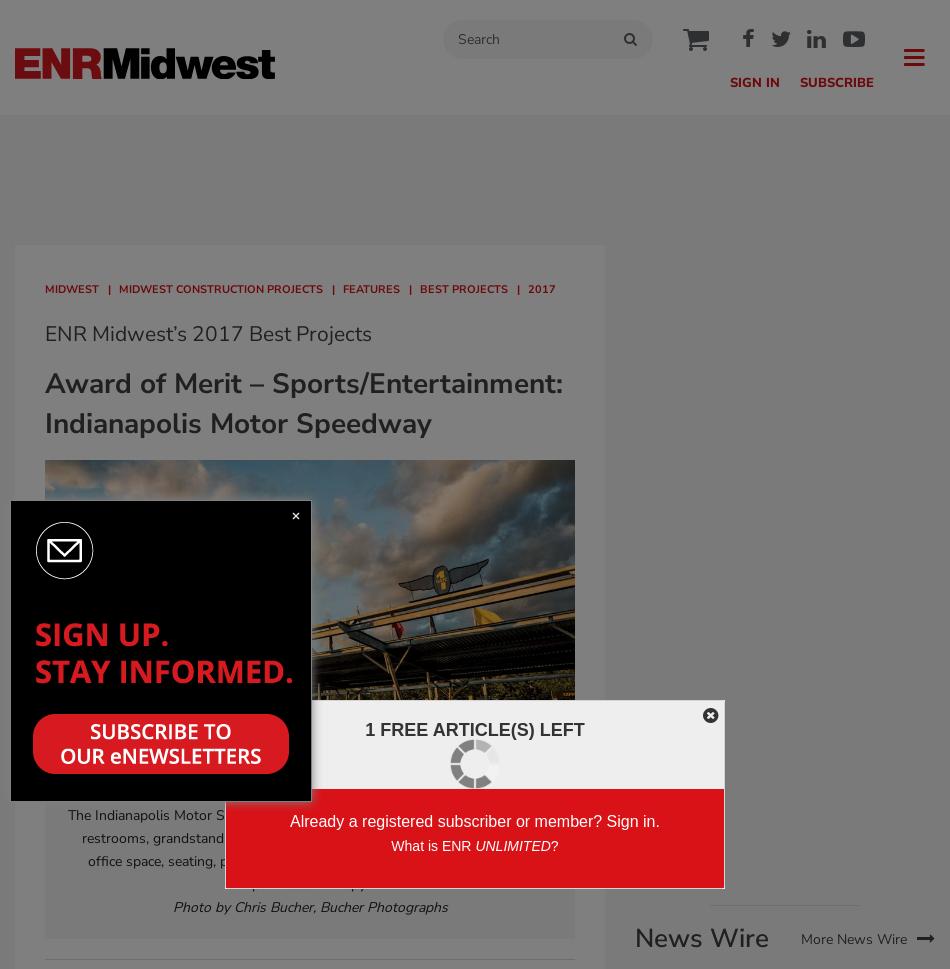  I want to click on 'Best Projects', so click(462, 289).